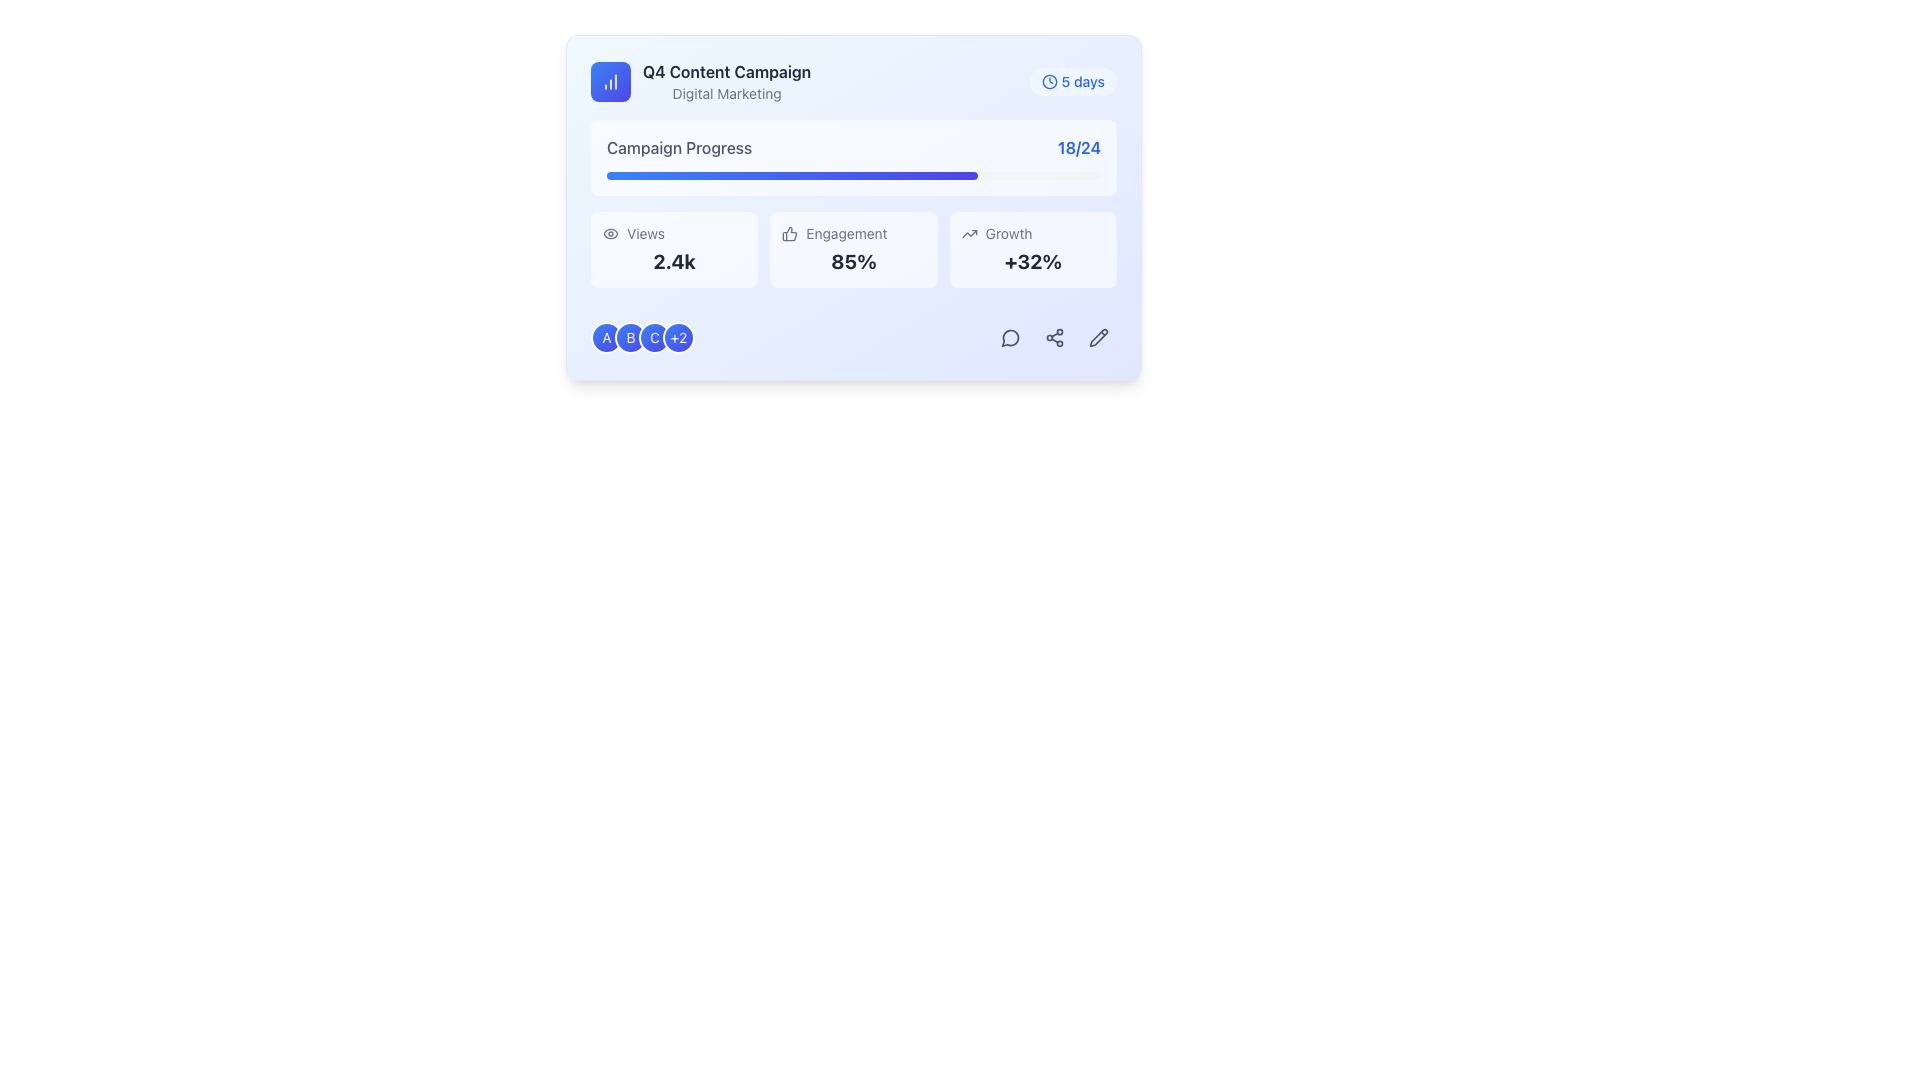 The height and width of the screenshot is (1080, 1920). What do you see at coordinates (643, 337) in the screenshot?
I see `the row of circular icons indicating group members located at the bottom-left corner of the main card` at bounding box center [643, 337].